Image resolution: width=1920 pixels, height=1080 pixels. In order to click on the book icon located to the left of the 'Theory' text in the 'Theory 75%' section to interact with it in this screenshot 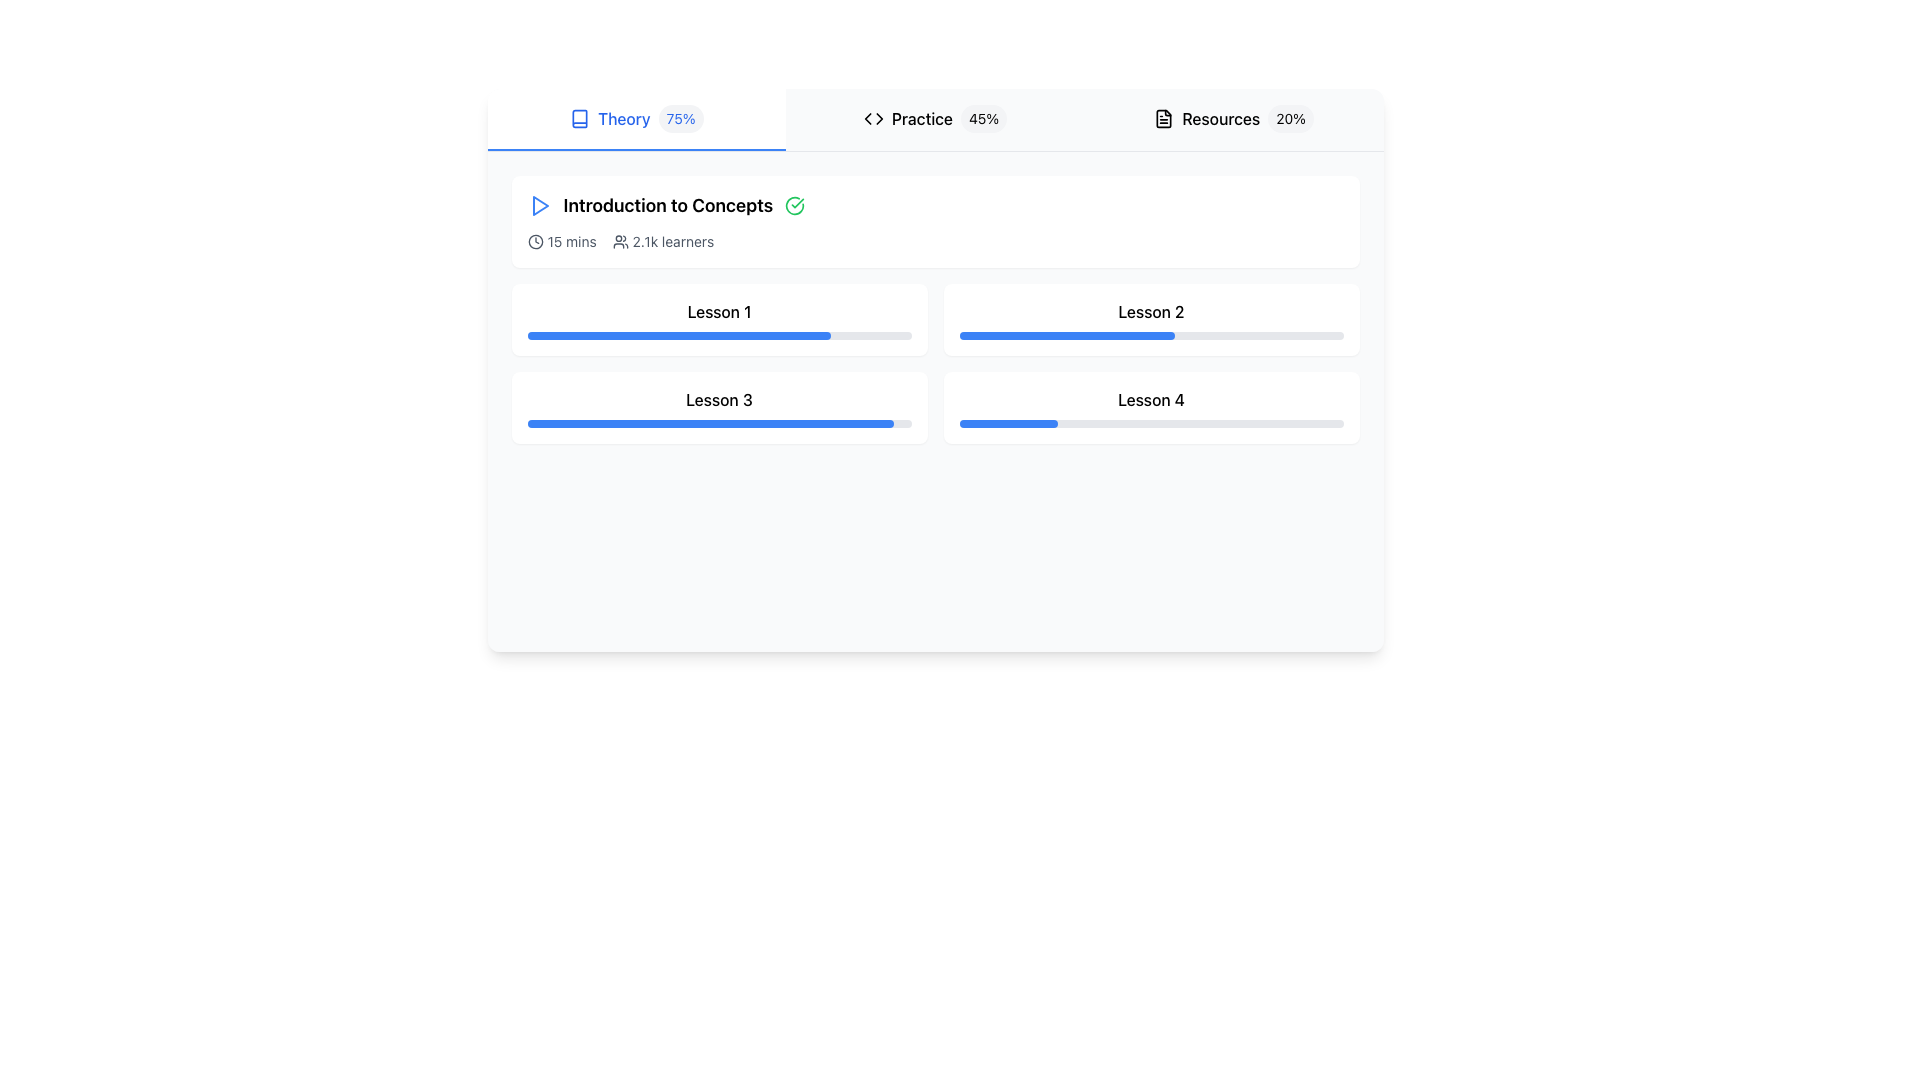, I will do `click(579, 119)`.